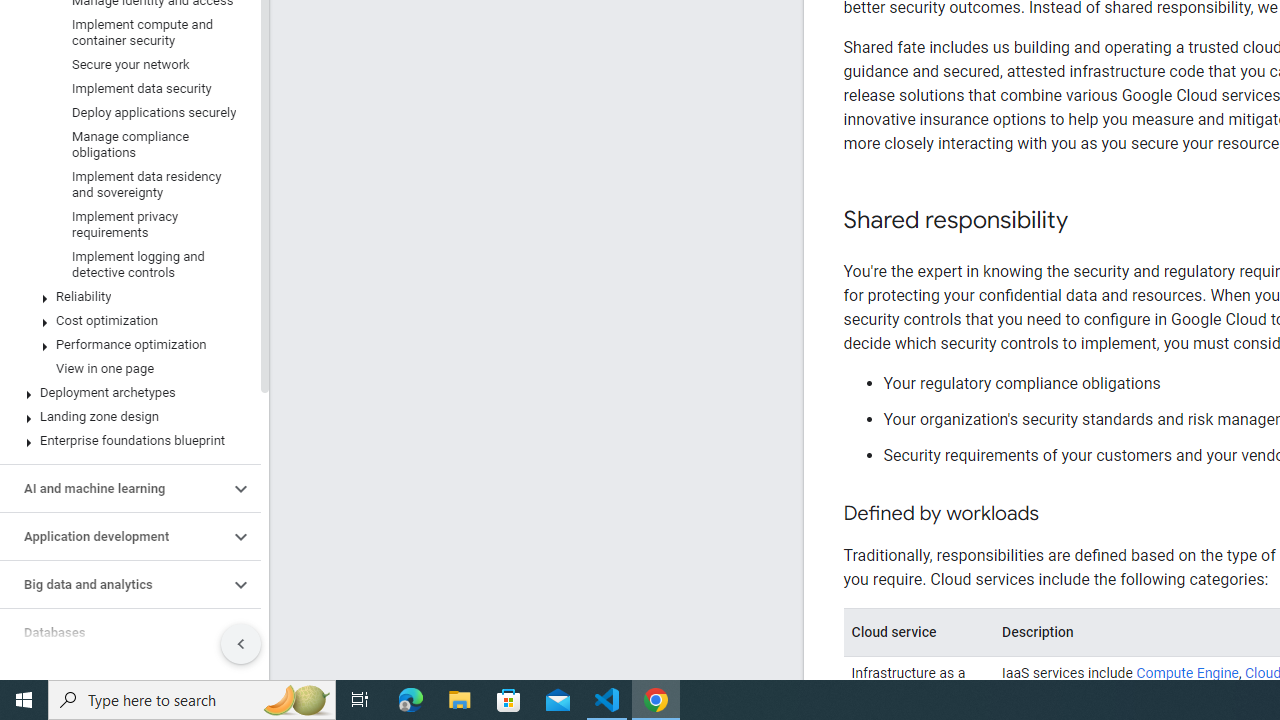 The width and height of the screenshot is (1280, 720). Describe the element at coordinates (125, 343) in the screenshot. I see `'Performance optimization'` at that location.